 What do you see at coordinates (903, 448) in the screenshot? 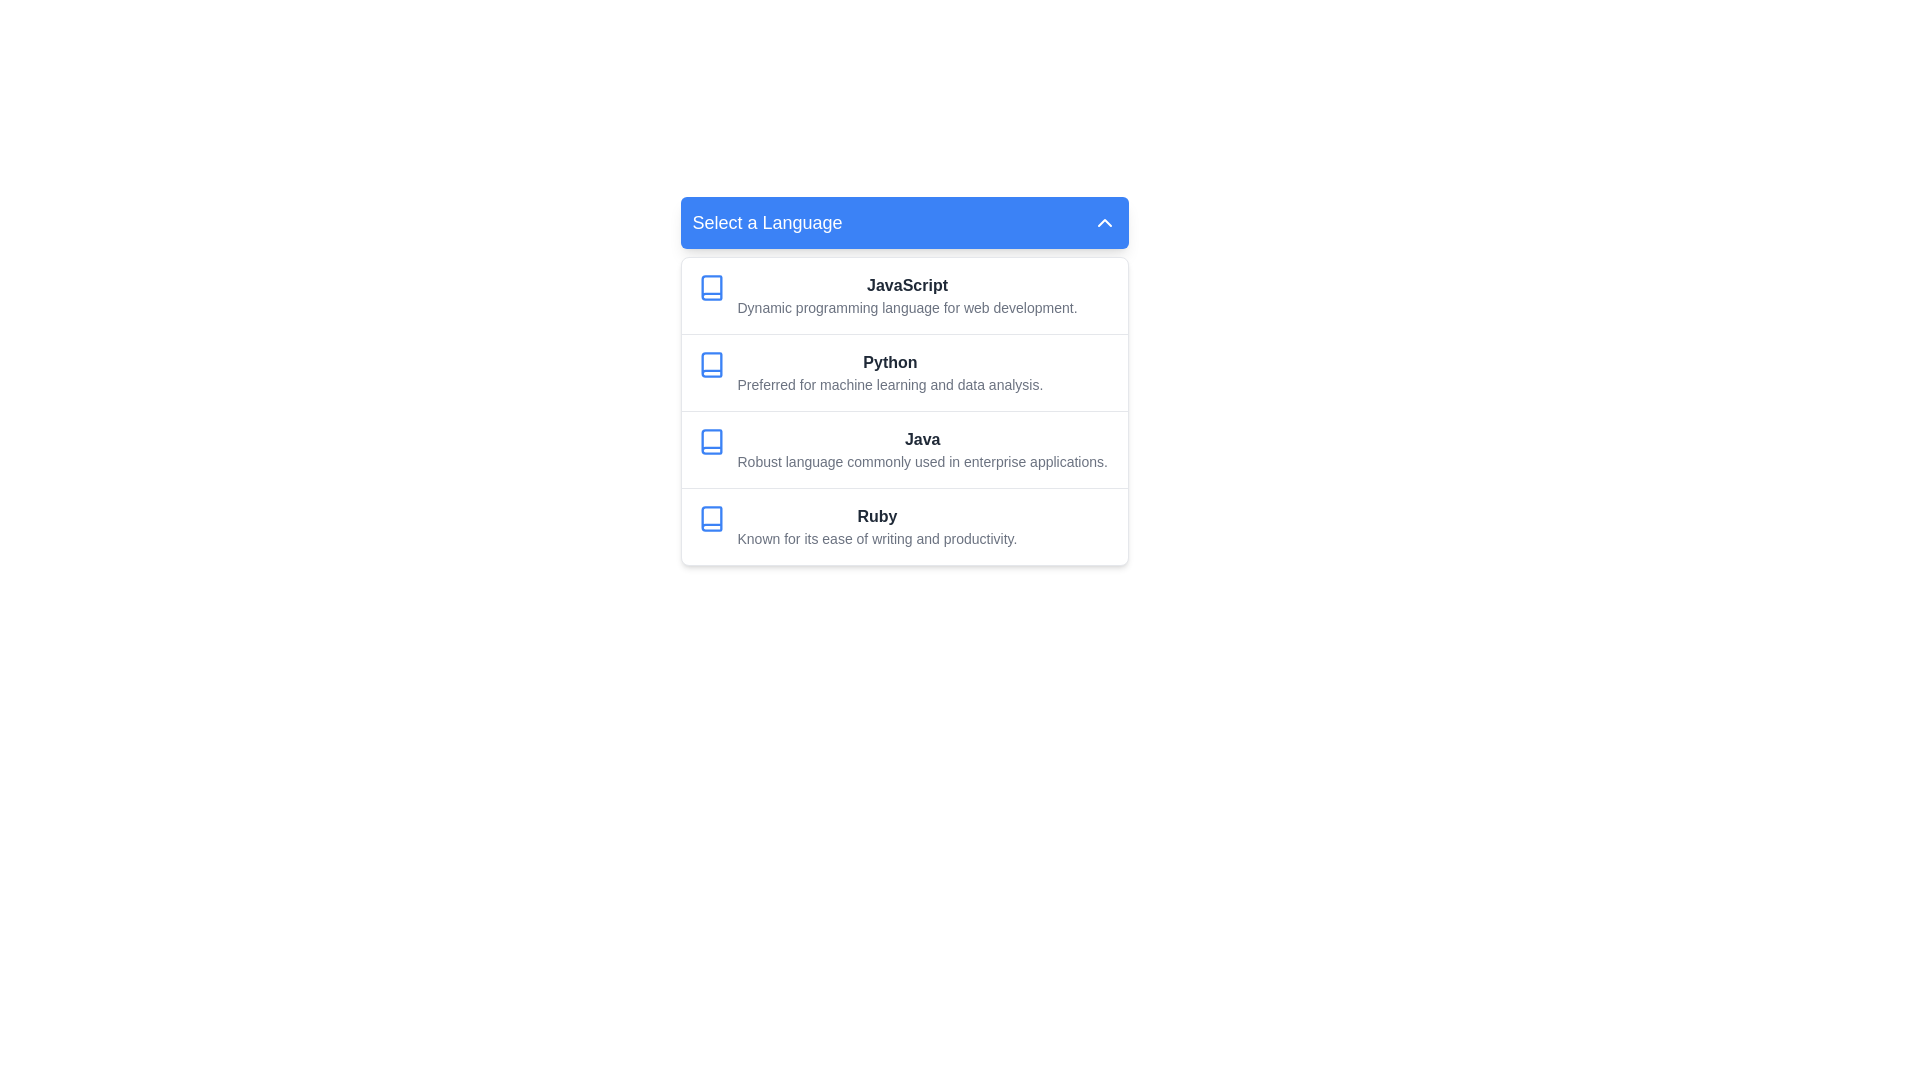
I see `the option list item displaying 'Java'` at bounding box center [903, 448].